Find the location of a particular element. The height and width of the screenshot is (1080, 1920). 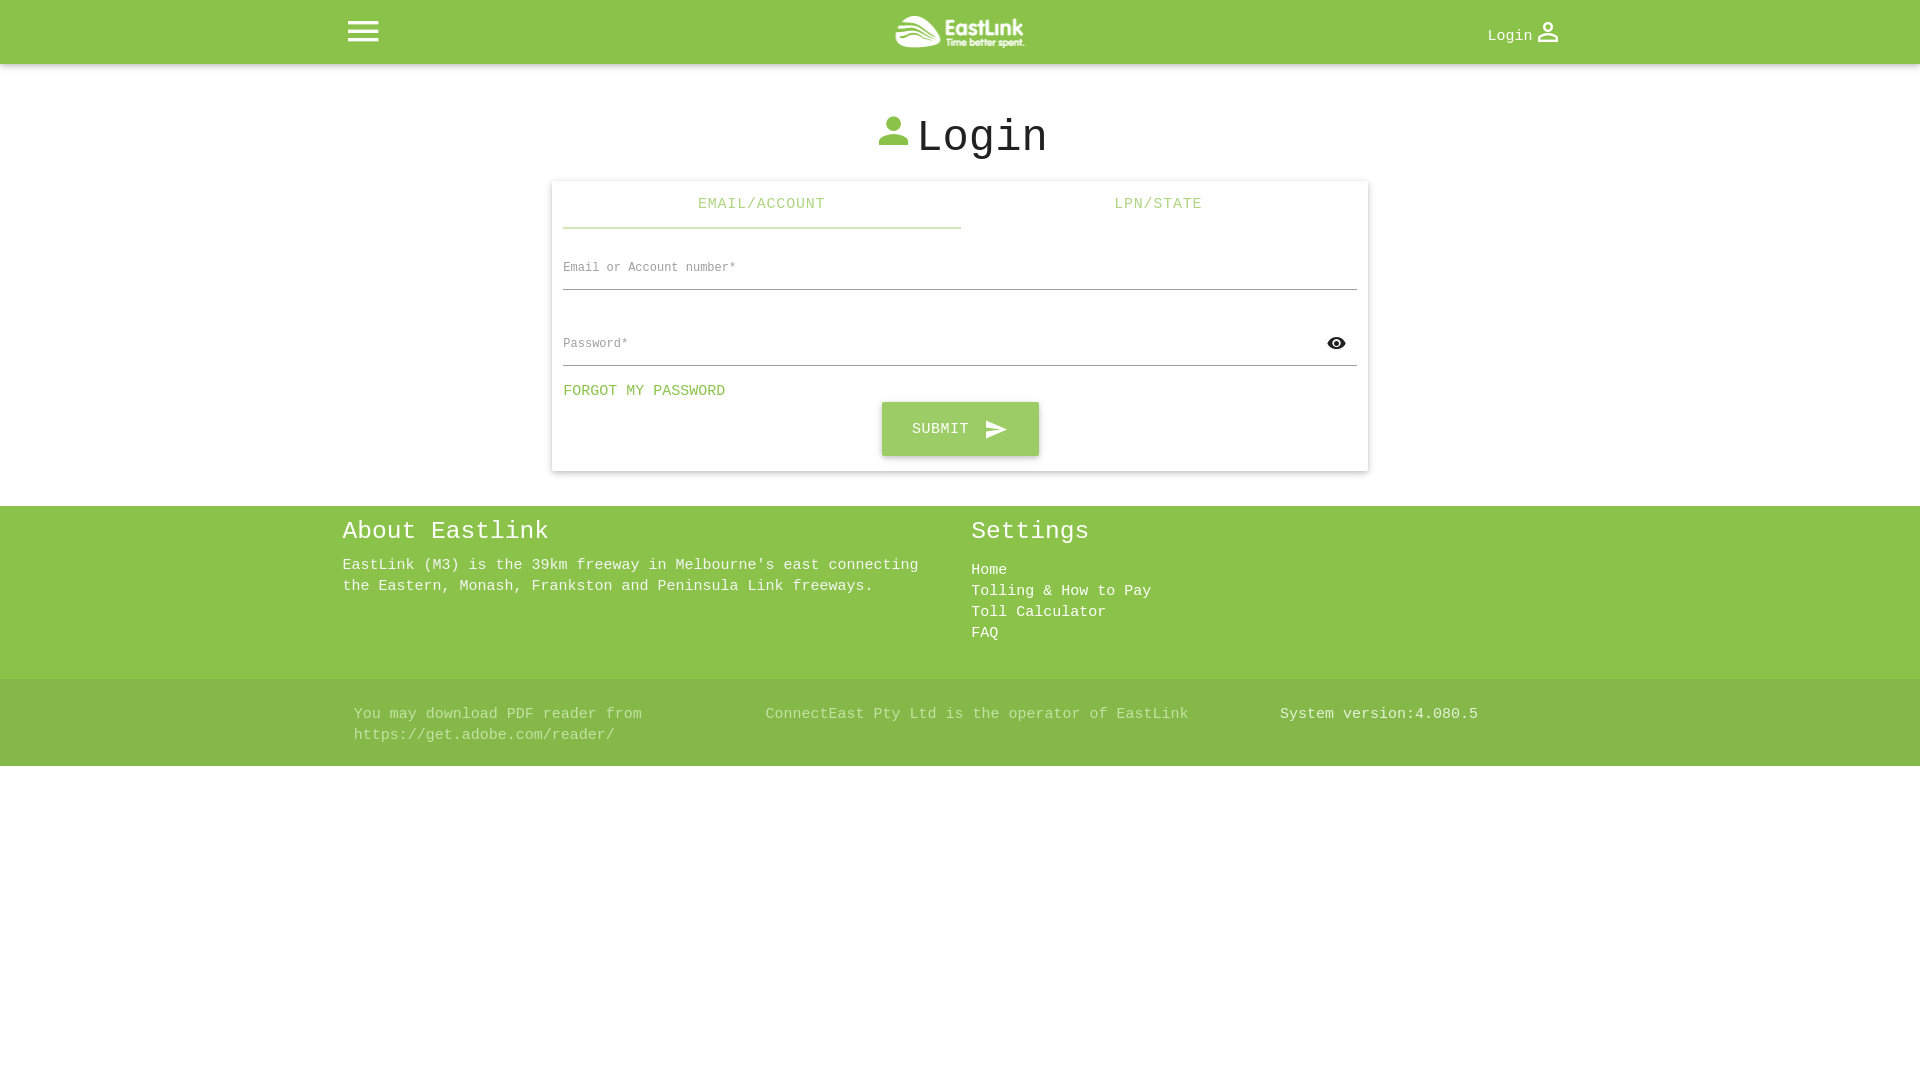

'SUBMIT' is located at coordinates (881, 427).